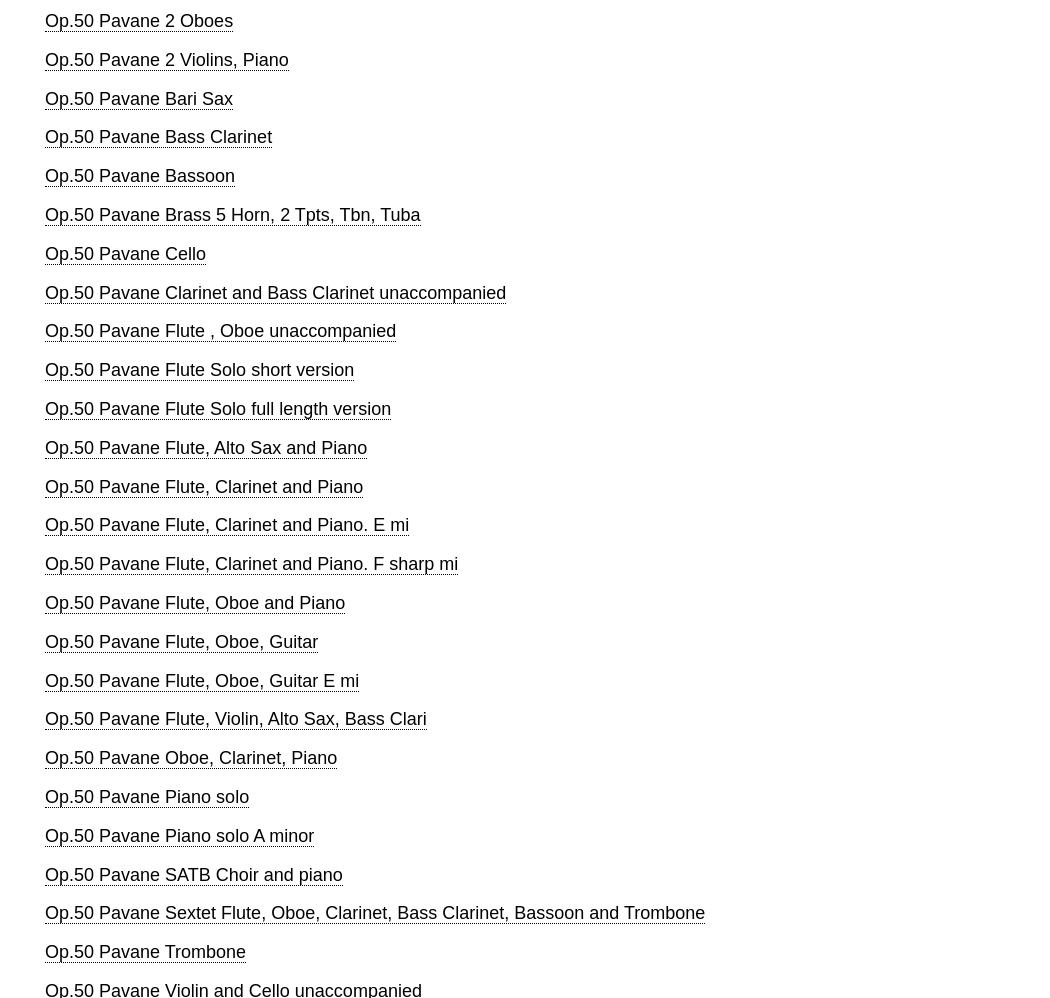 This screenshot has width=1050, height=998. Describe the element at coordinates (166, 57) in the screenshot. I see `'Op.50  Pavane  2 Violins, Piano'` at that location.